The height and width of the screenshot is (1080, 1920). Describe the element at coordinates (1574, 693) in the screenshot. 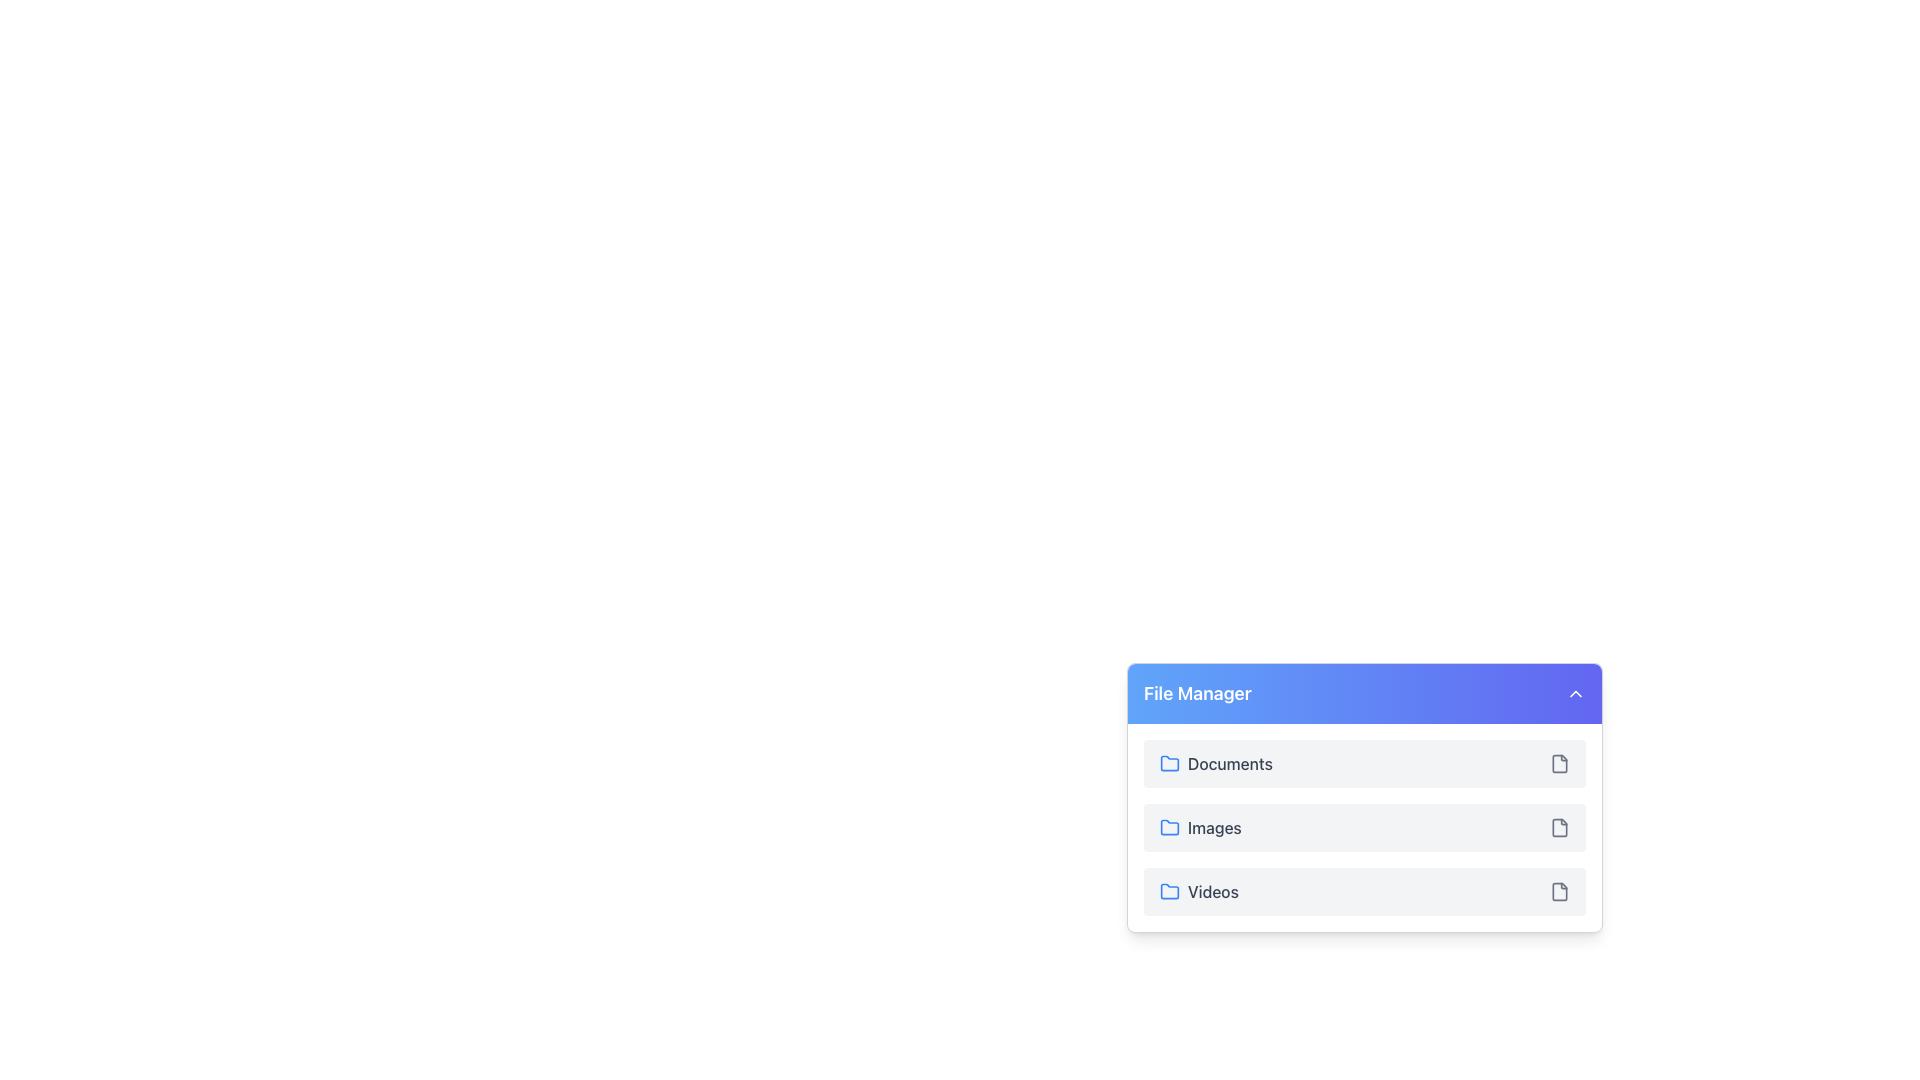

I see `the small upward-pointing chevron icon located at the far-right side of the blue header labeled 'File Manager'` at that location.